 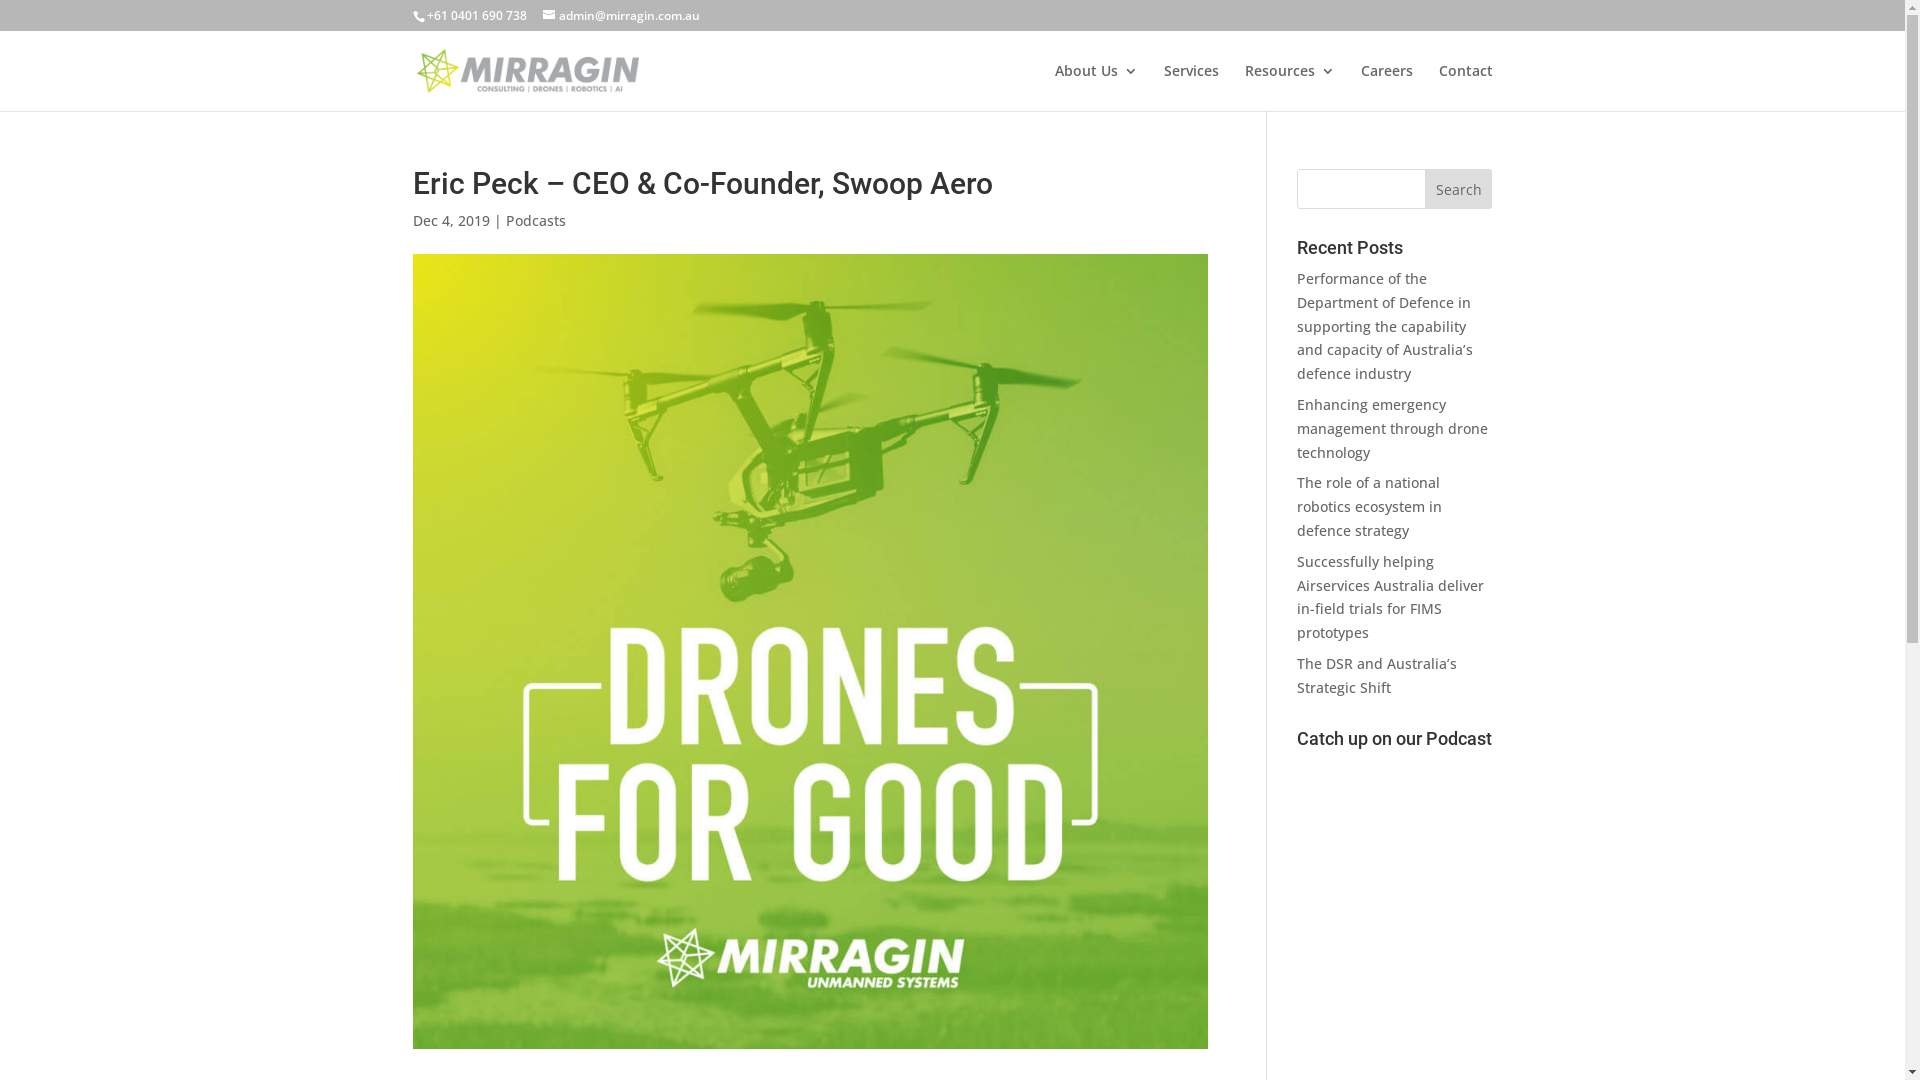 What do you see at coordinates (536, 220) in the screenshot?
I see `'Podcasts'` at bounding box center [536, 220].